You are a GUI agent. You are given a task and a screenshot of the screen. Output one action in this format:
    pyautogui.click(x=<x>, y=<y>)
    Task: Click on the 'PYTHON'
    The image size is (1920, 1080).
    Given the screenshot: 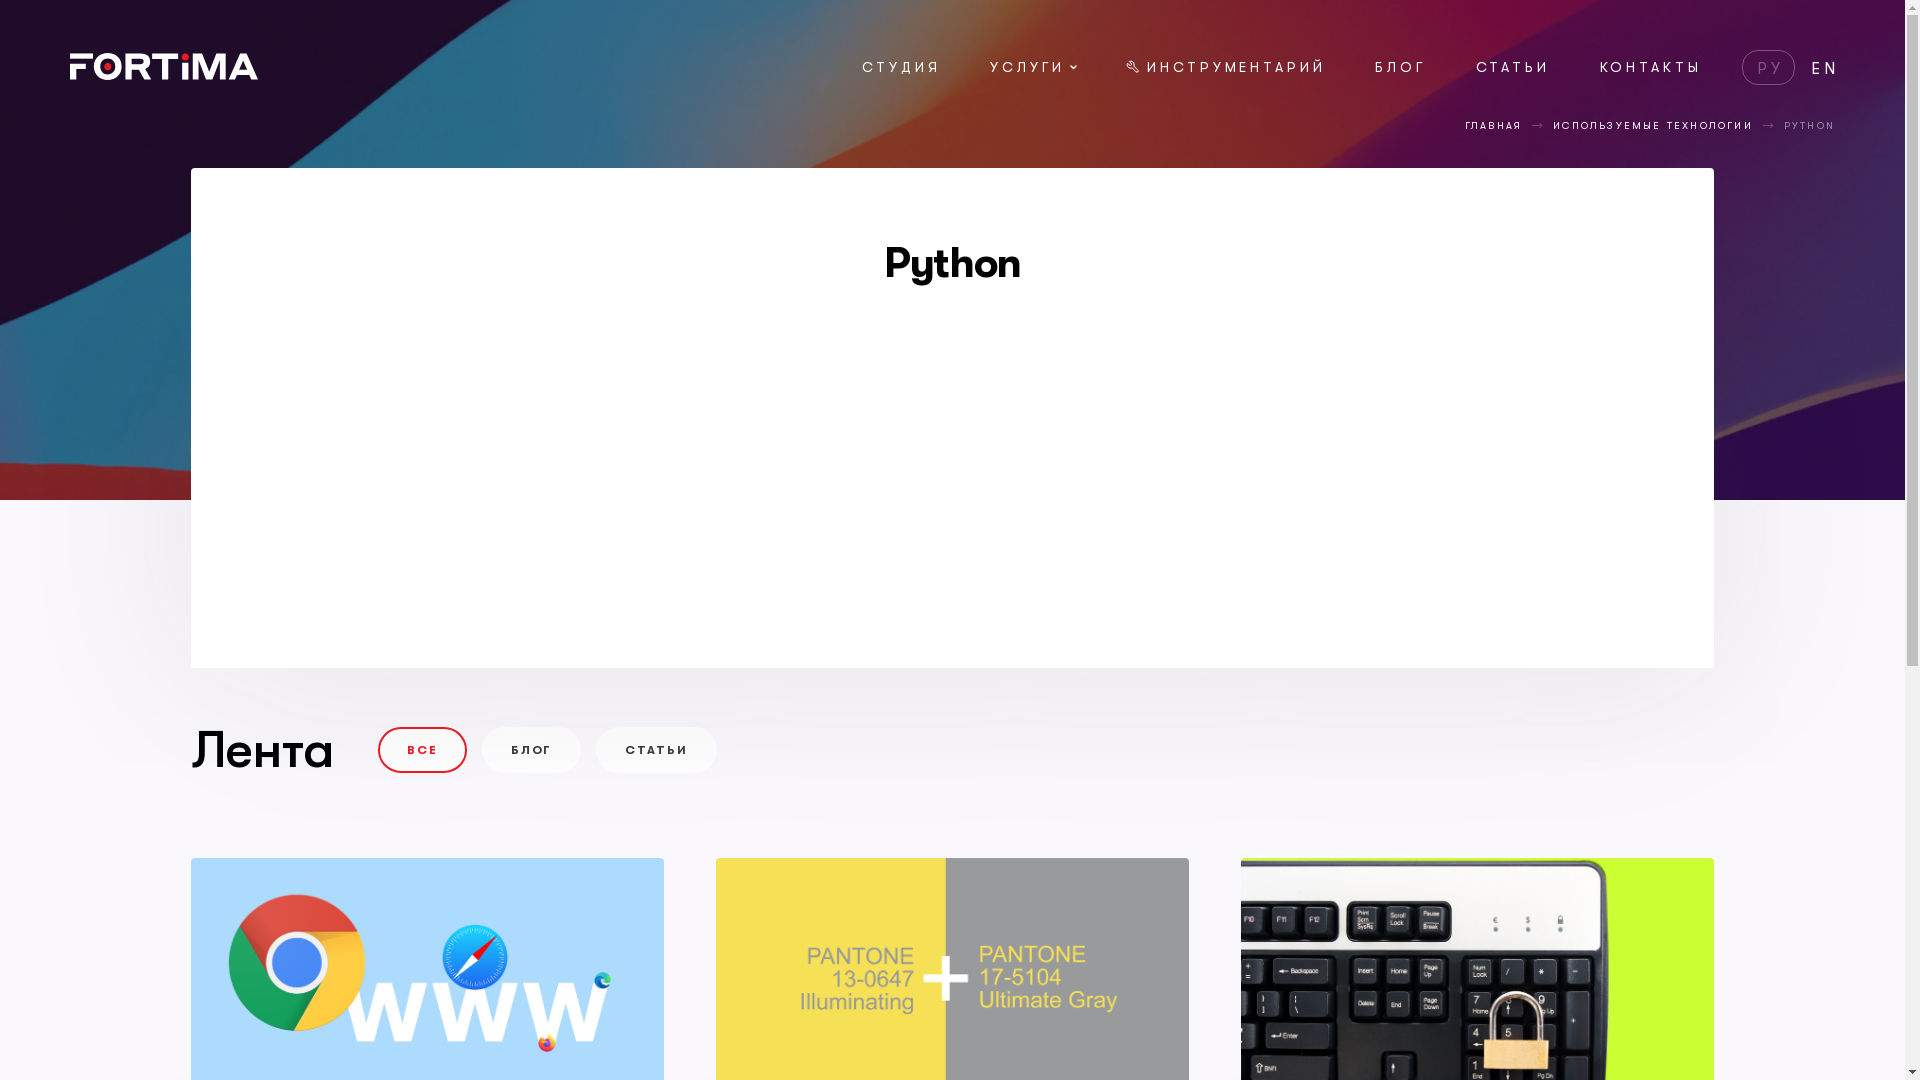 What is the action you would take?
    pyautogui.click(x=1784, y=125)
    